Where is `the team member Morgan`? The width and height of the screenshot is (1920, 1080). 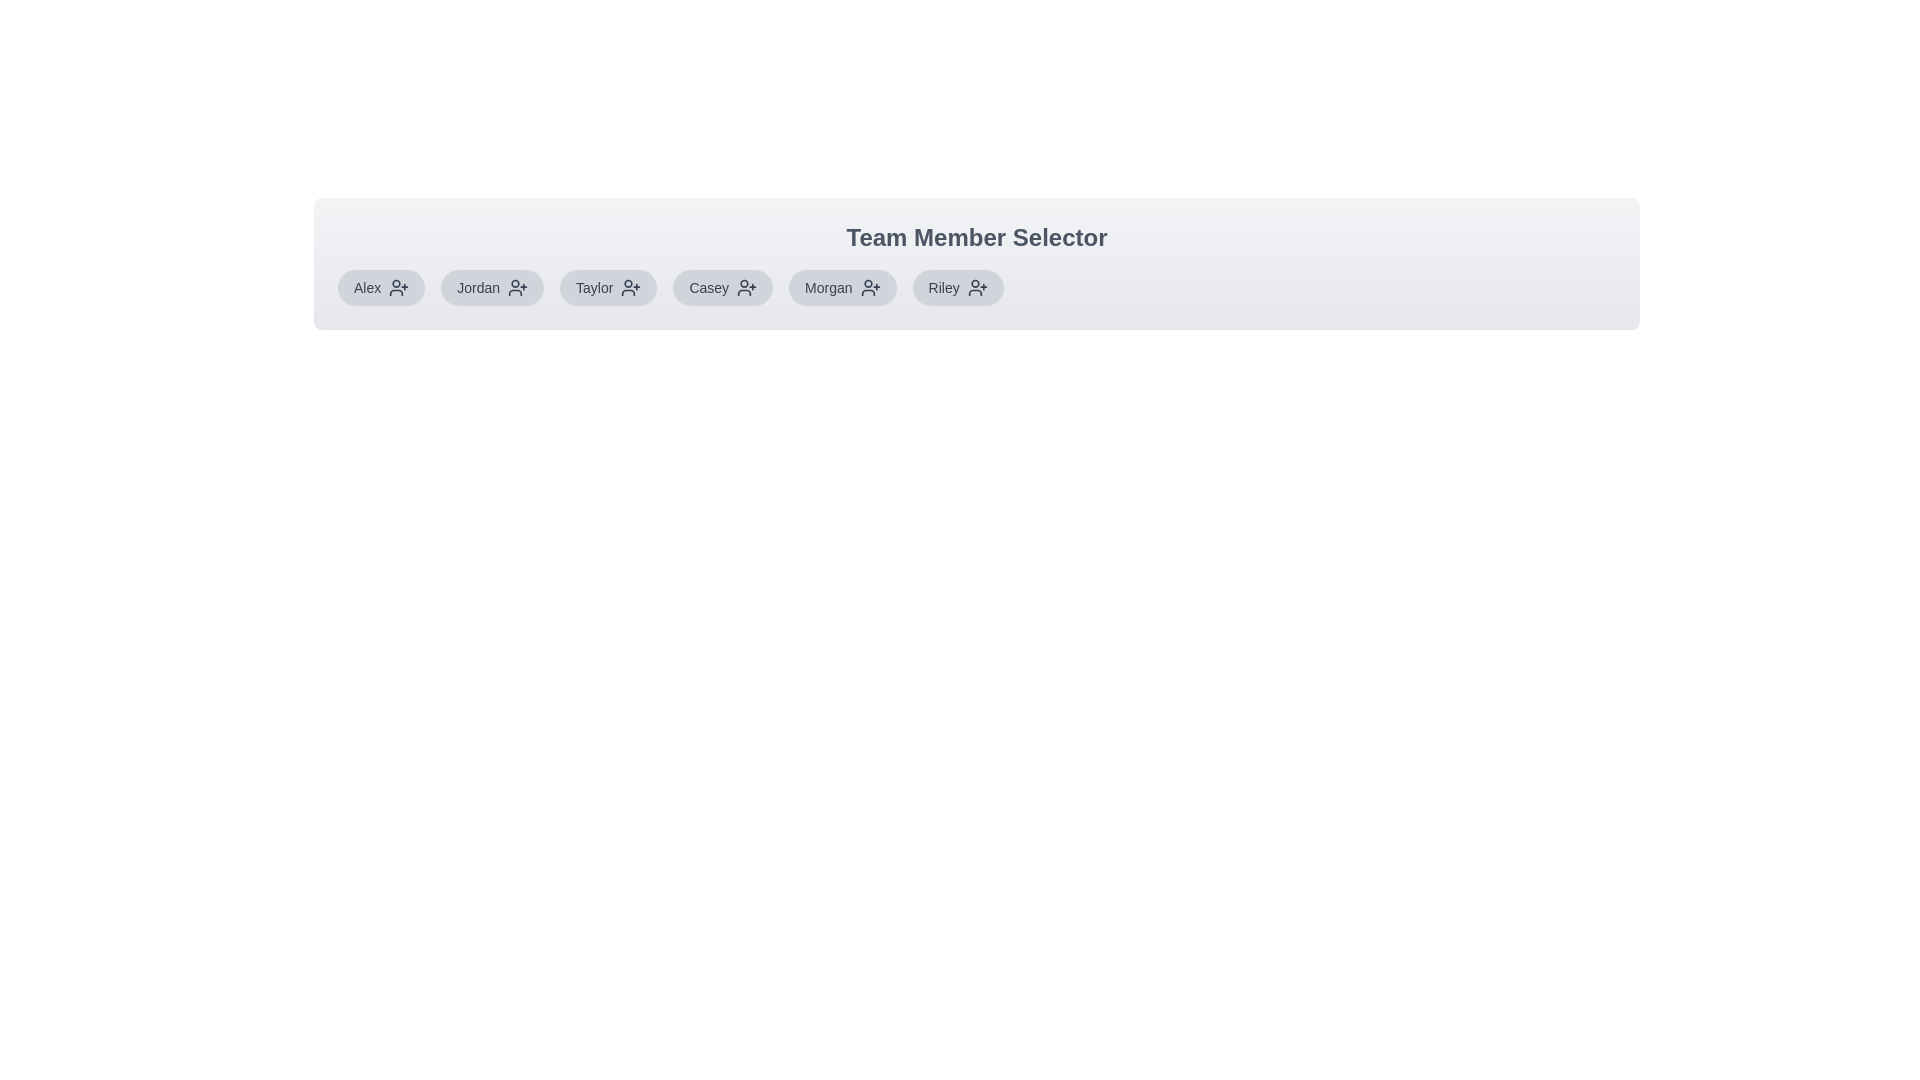 the team member Morgan is located at coordinates (841, 288).